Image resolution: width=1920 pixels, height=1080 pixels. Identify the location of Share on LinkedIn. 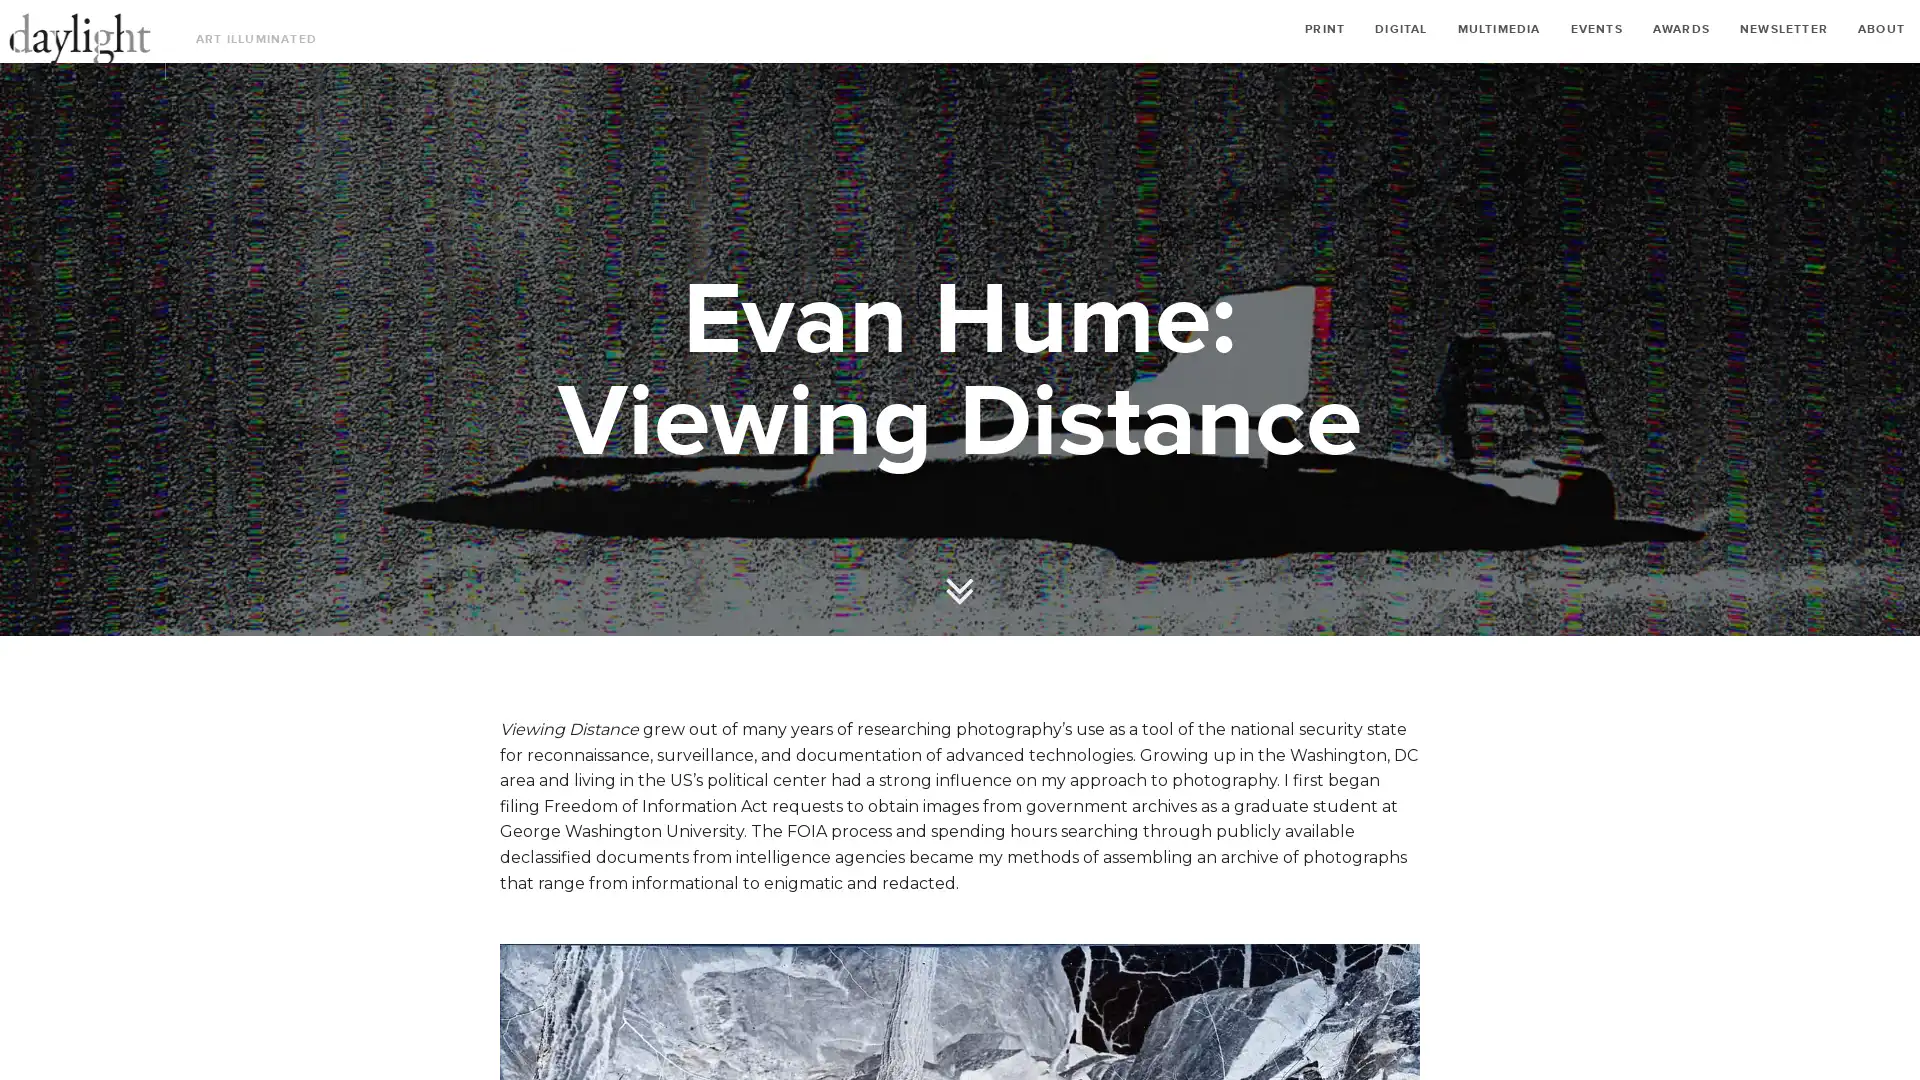
(1343, 985).